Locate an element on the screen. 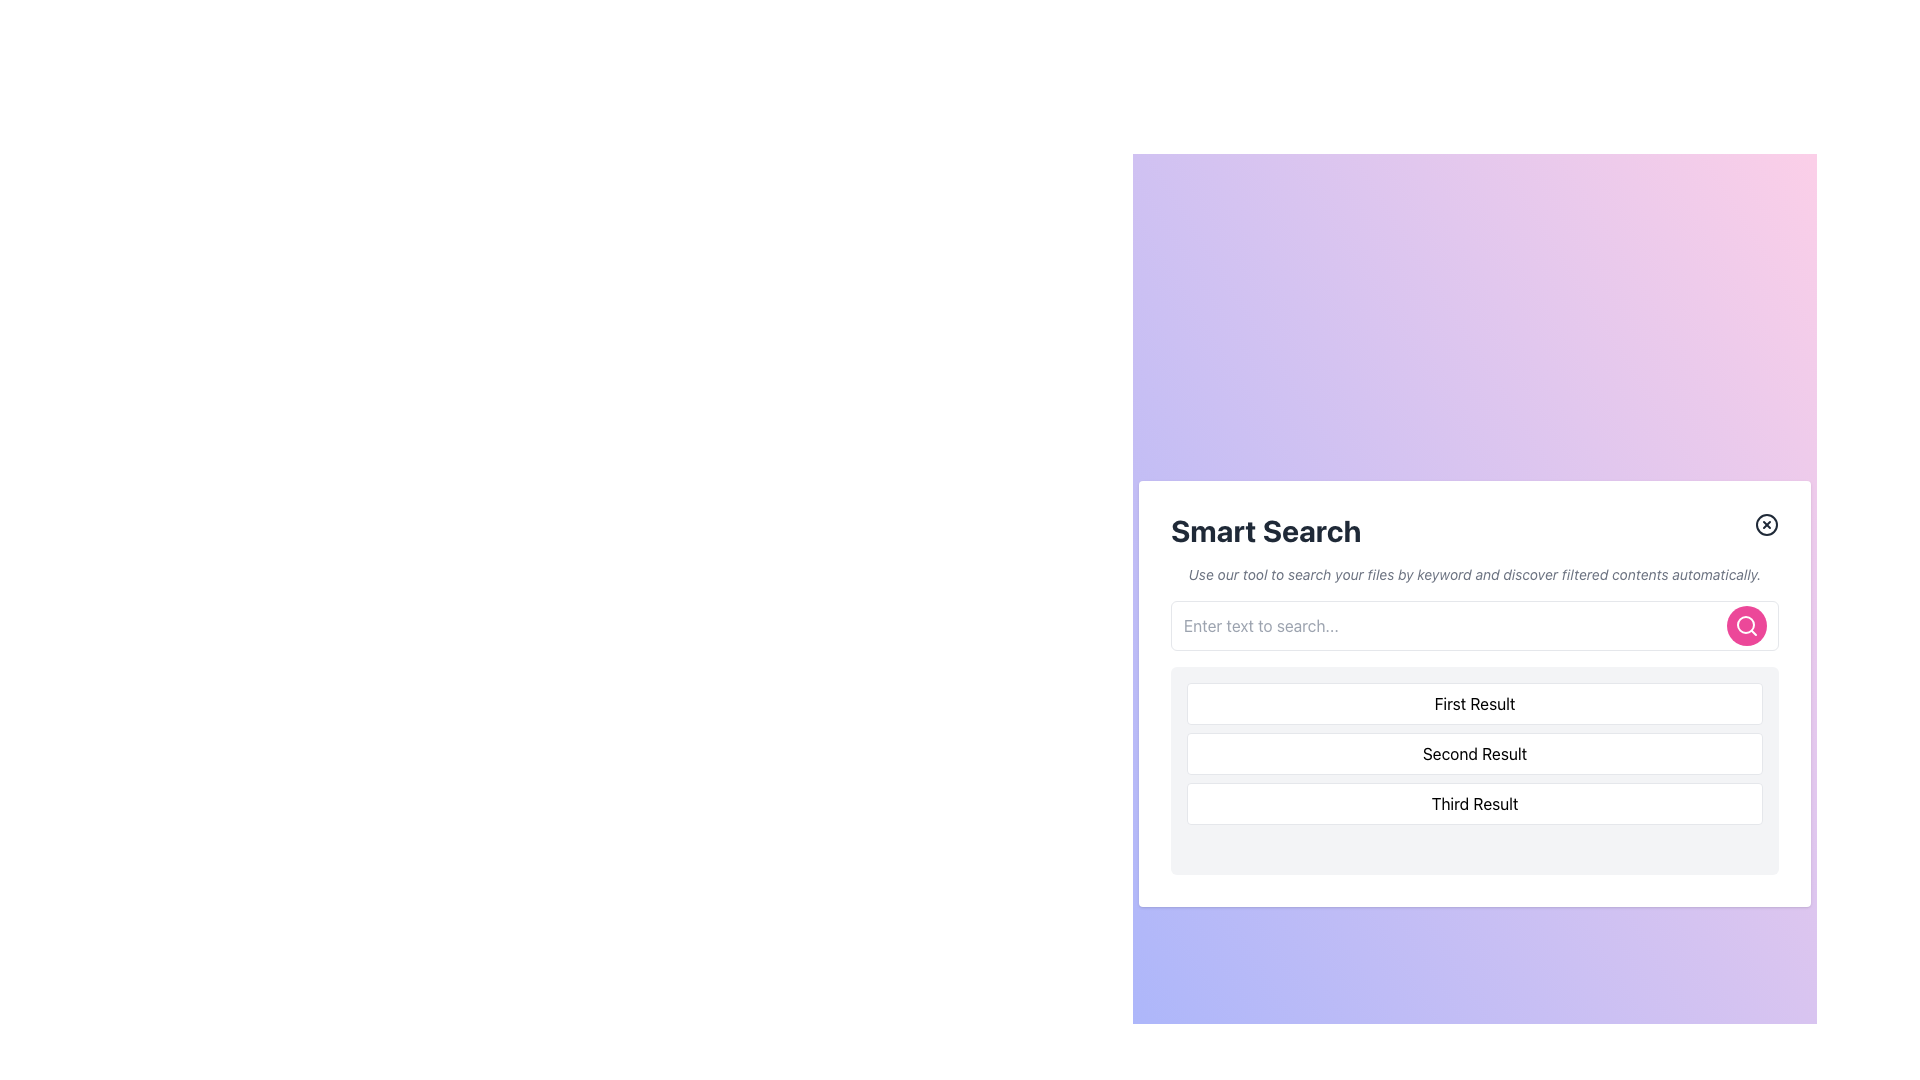 This screenshot has height=1080, width=1920. the first List Item in a vertical list of results is located at coordinates (1474, 703).